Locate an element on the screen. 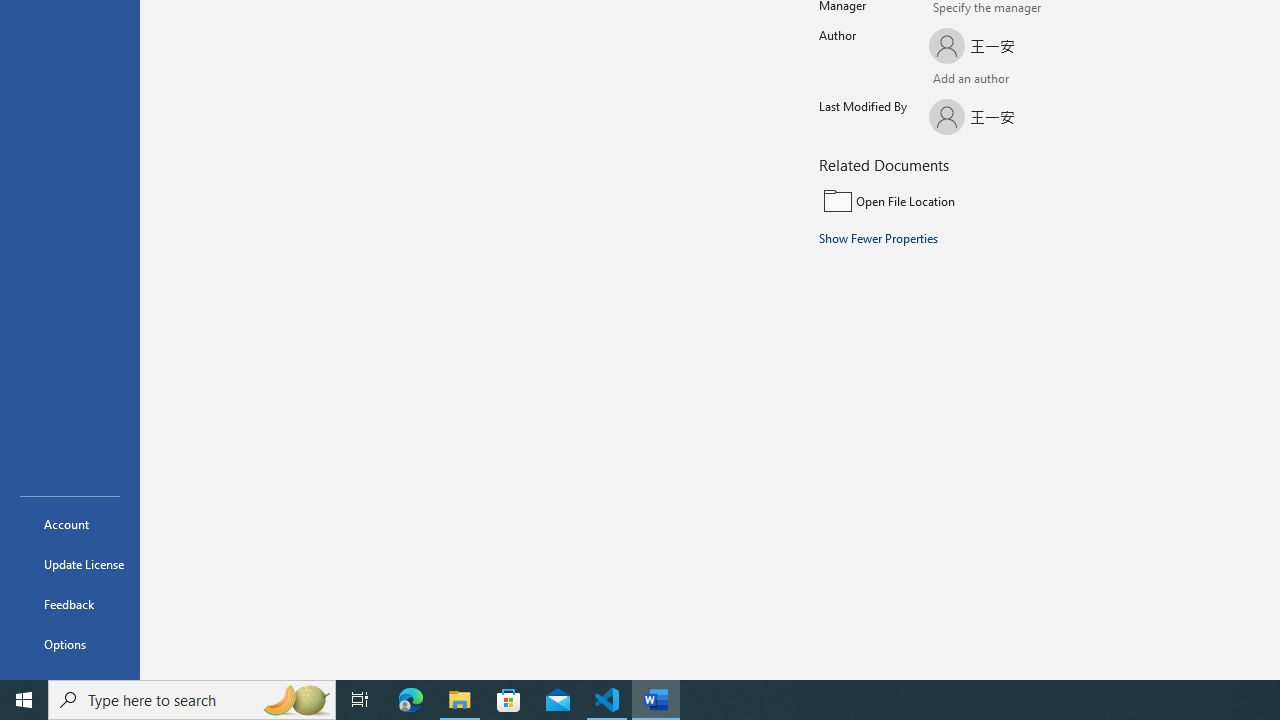  'Show Fewer Properties' is located at coordinates (879, 236).